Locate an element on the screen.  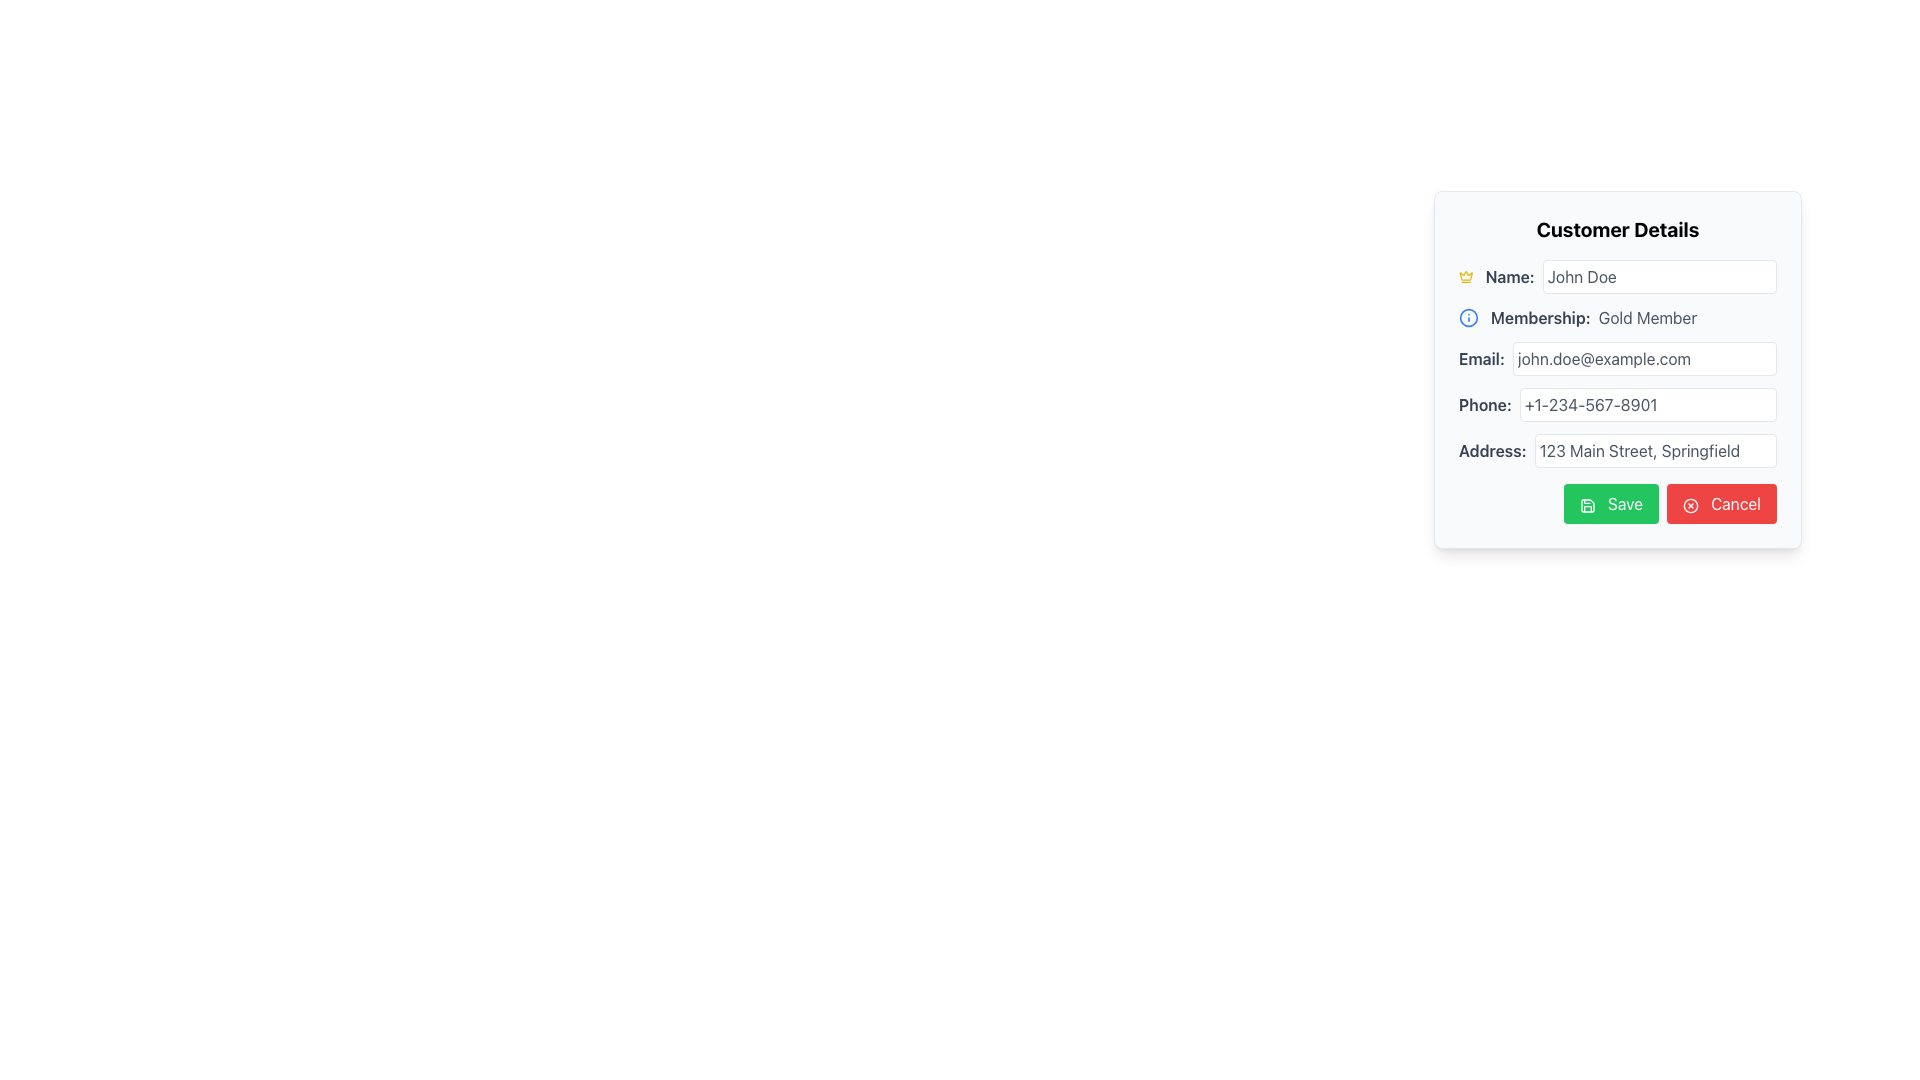
the Cancel icon located on the left side of the Cancel button, which visually represents the Cancel action is located at coordinates (1689, 504).